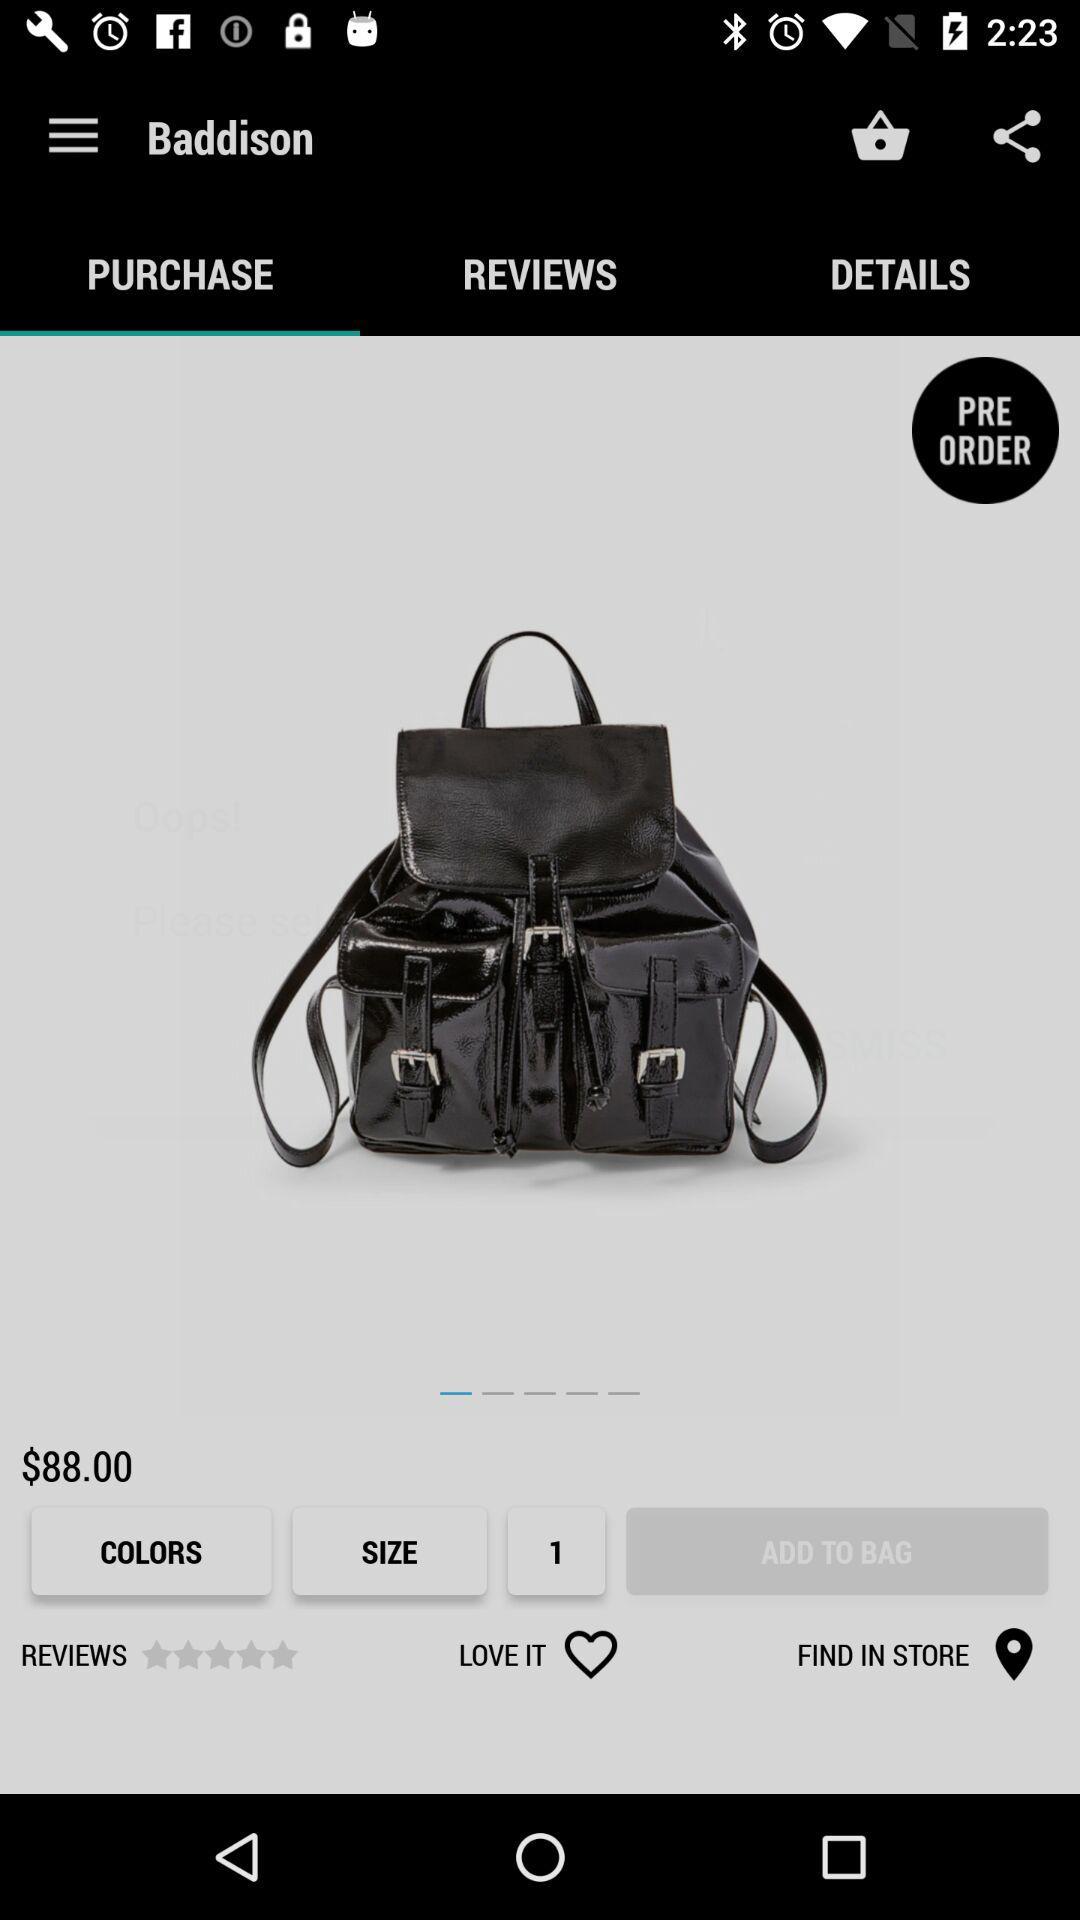  Describe the element at coordinates (556, 1550) in the screenshot. I see `the option next to size` at that location.